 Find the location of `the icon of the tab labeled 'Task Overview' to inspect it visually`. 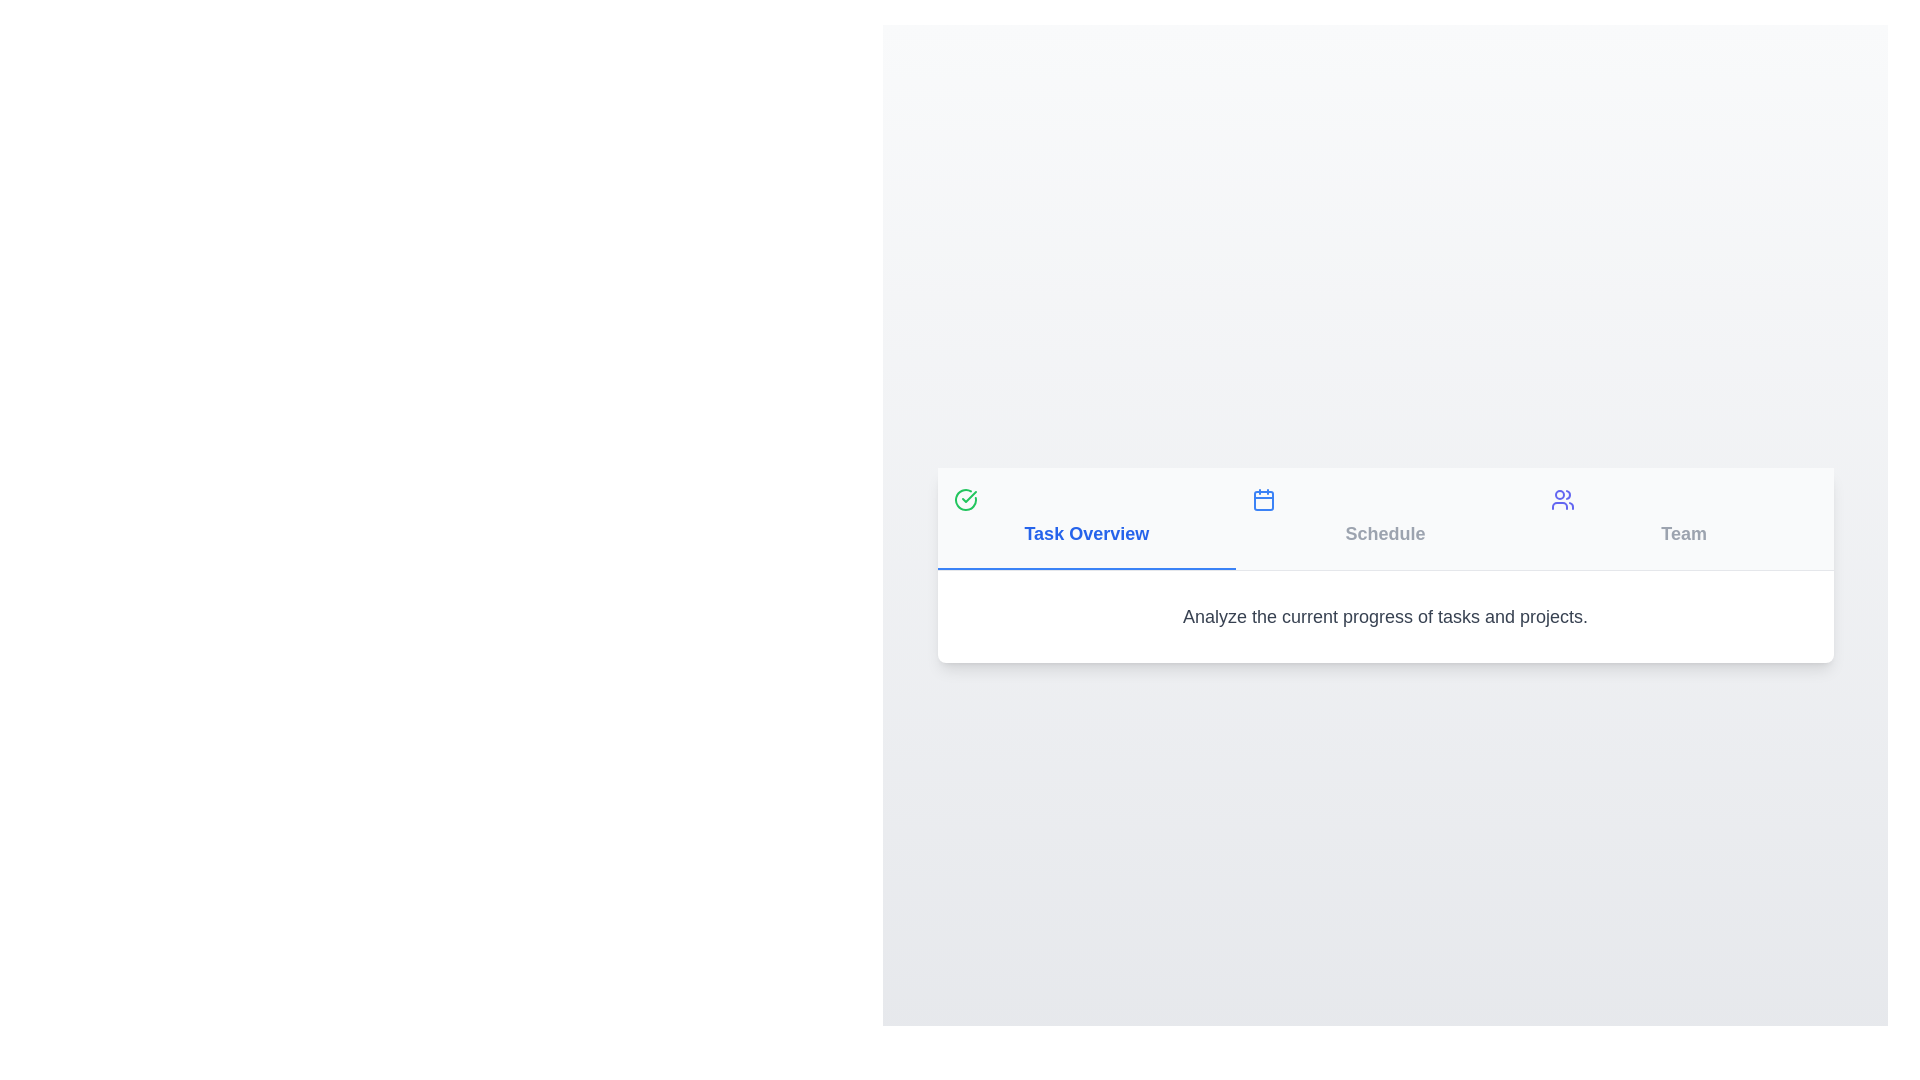

the icon of the tab labeled 'Task Overview' to inspect it visually is located at coordinates (965, 498).